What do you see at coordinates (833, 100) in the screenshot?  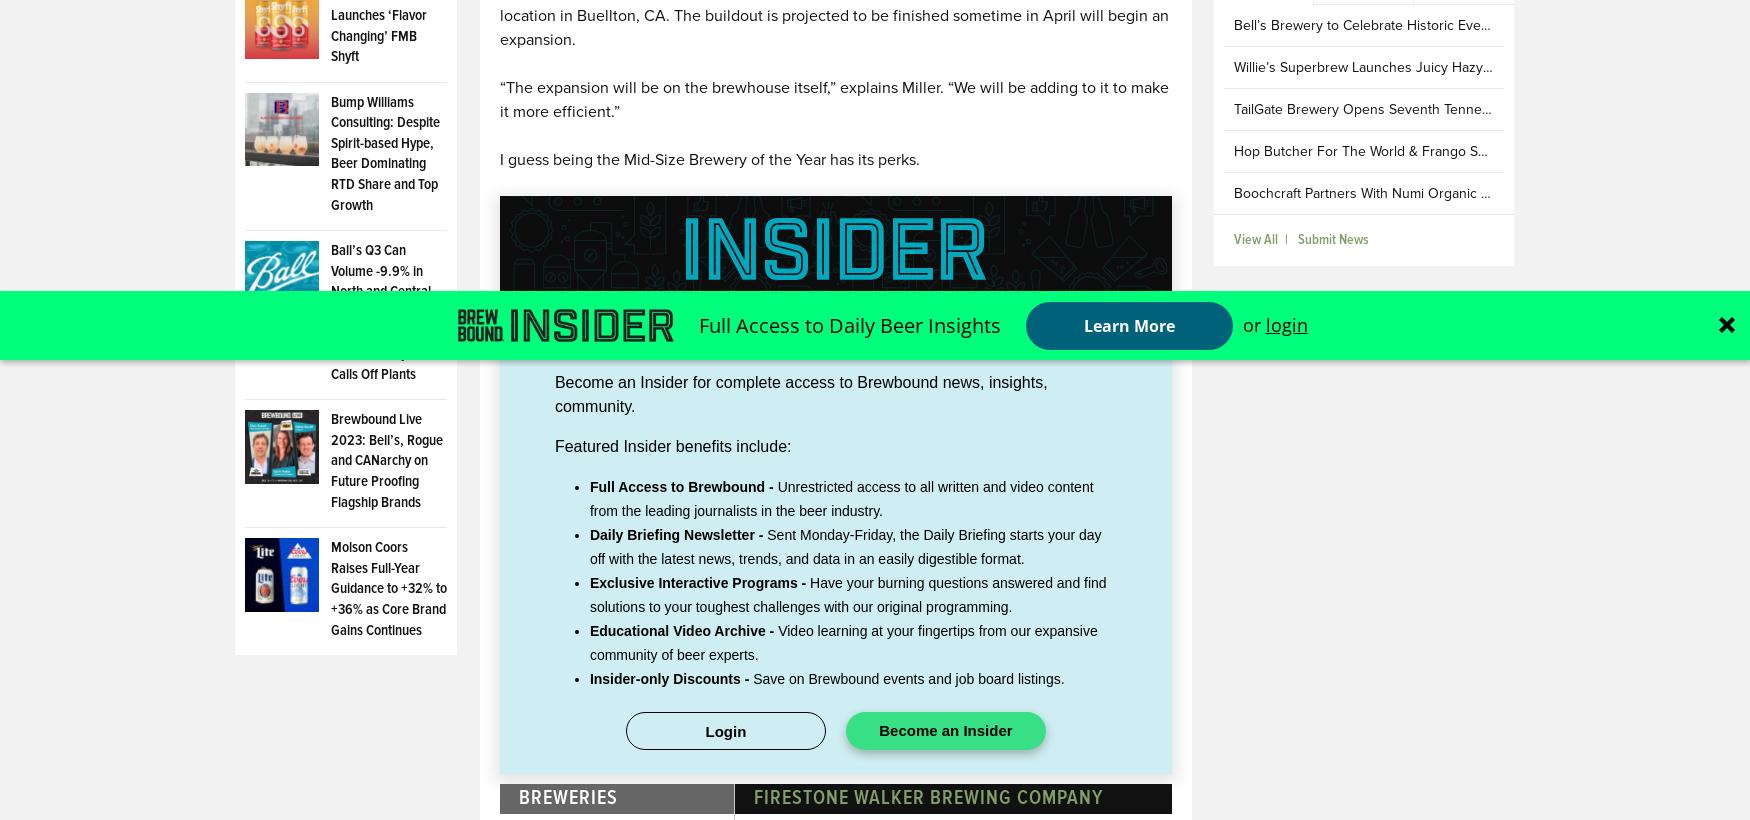 I see `'“The expansion will be on the brewhouse itself,” explains Miller. “We will be adding to it to make it more efficient.”'` at bounding box center [833, 100].